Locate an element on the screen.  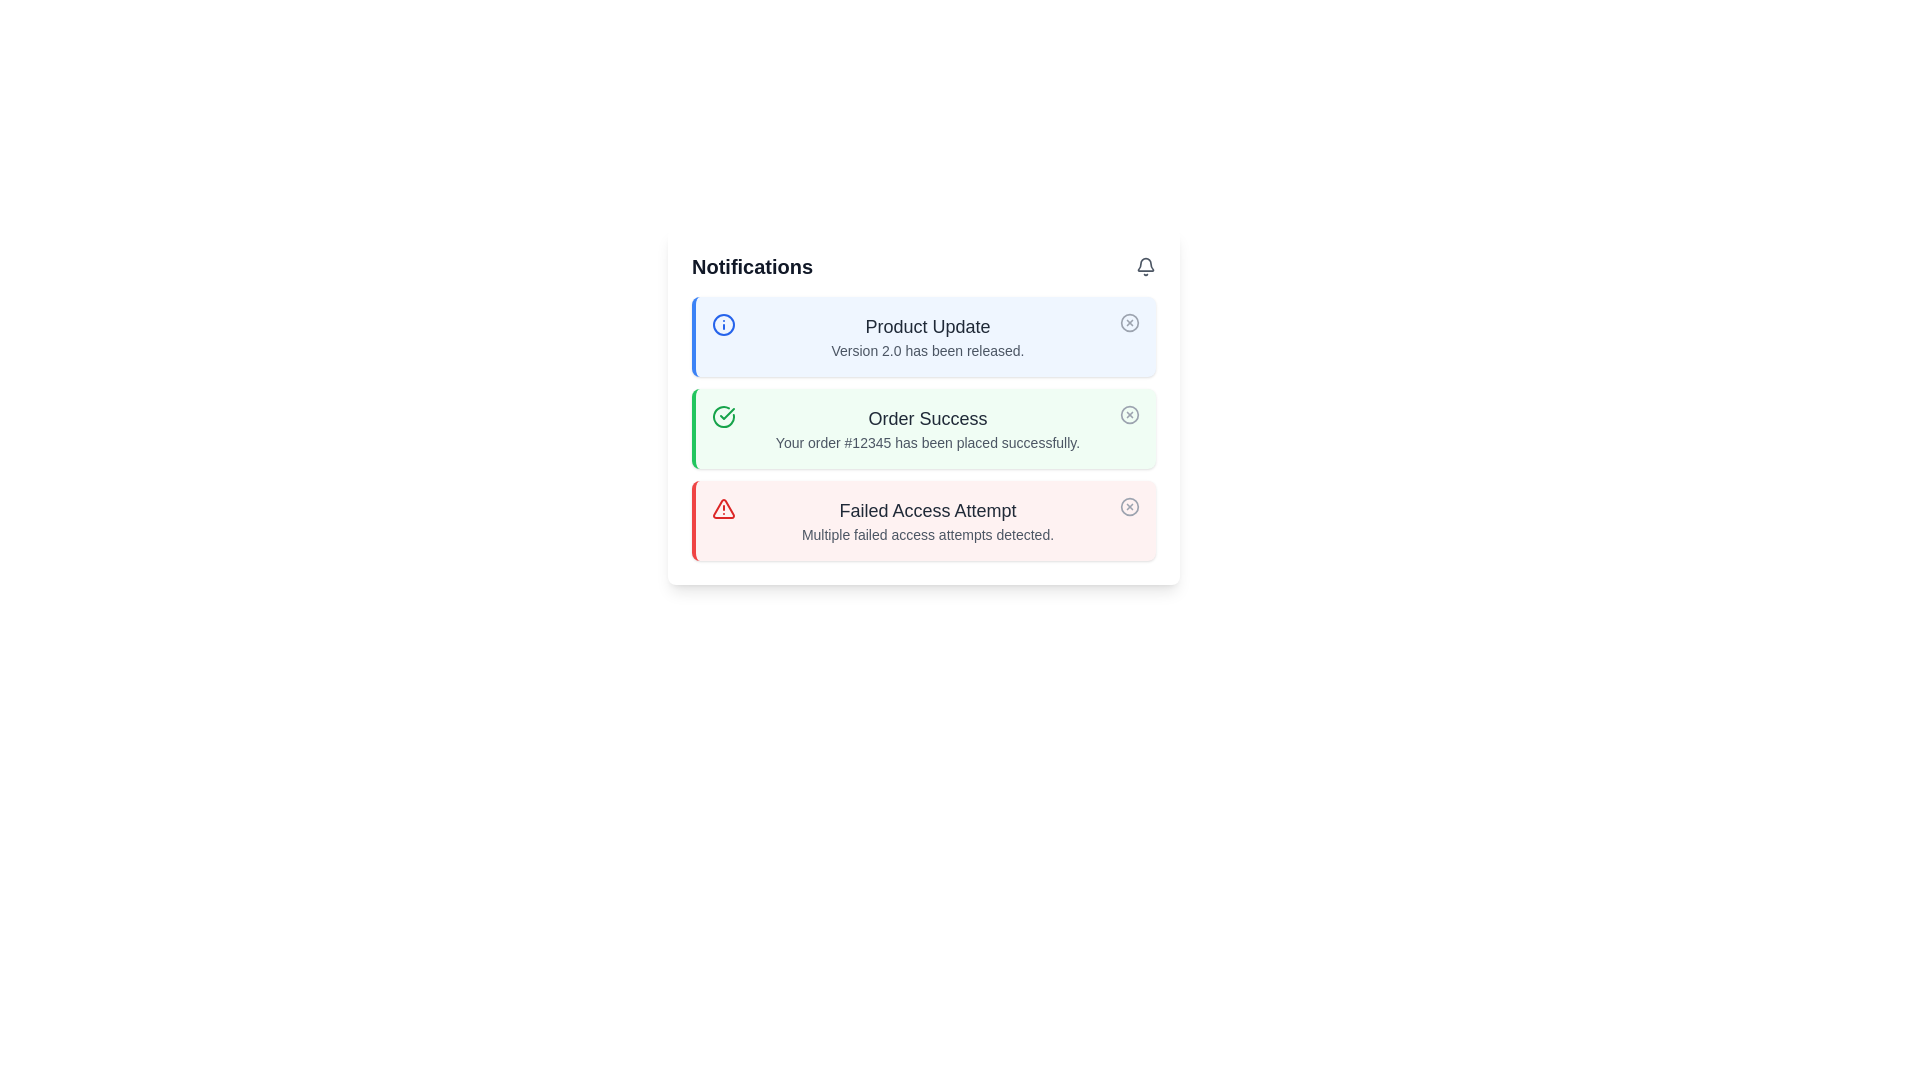
the notification type represented by the circular icon with a blue outline and a blue dot, located within the 'Product Update' notification card is located at coordinates (723, 323).